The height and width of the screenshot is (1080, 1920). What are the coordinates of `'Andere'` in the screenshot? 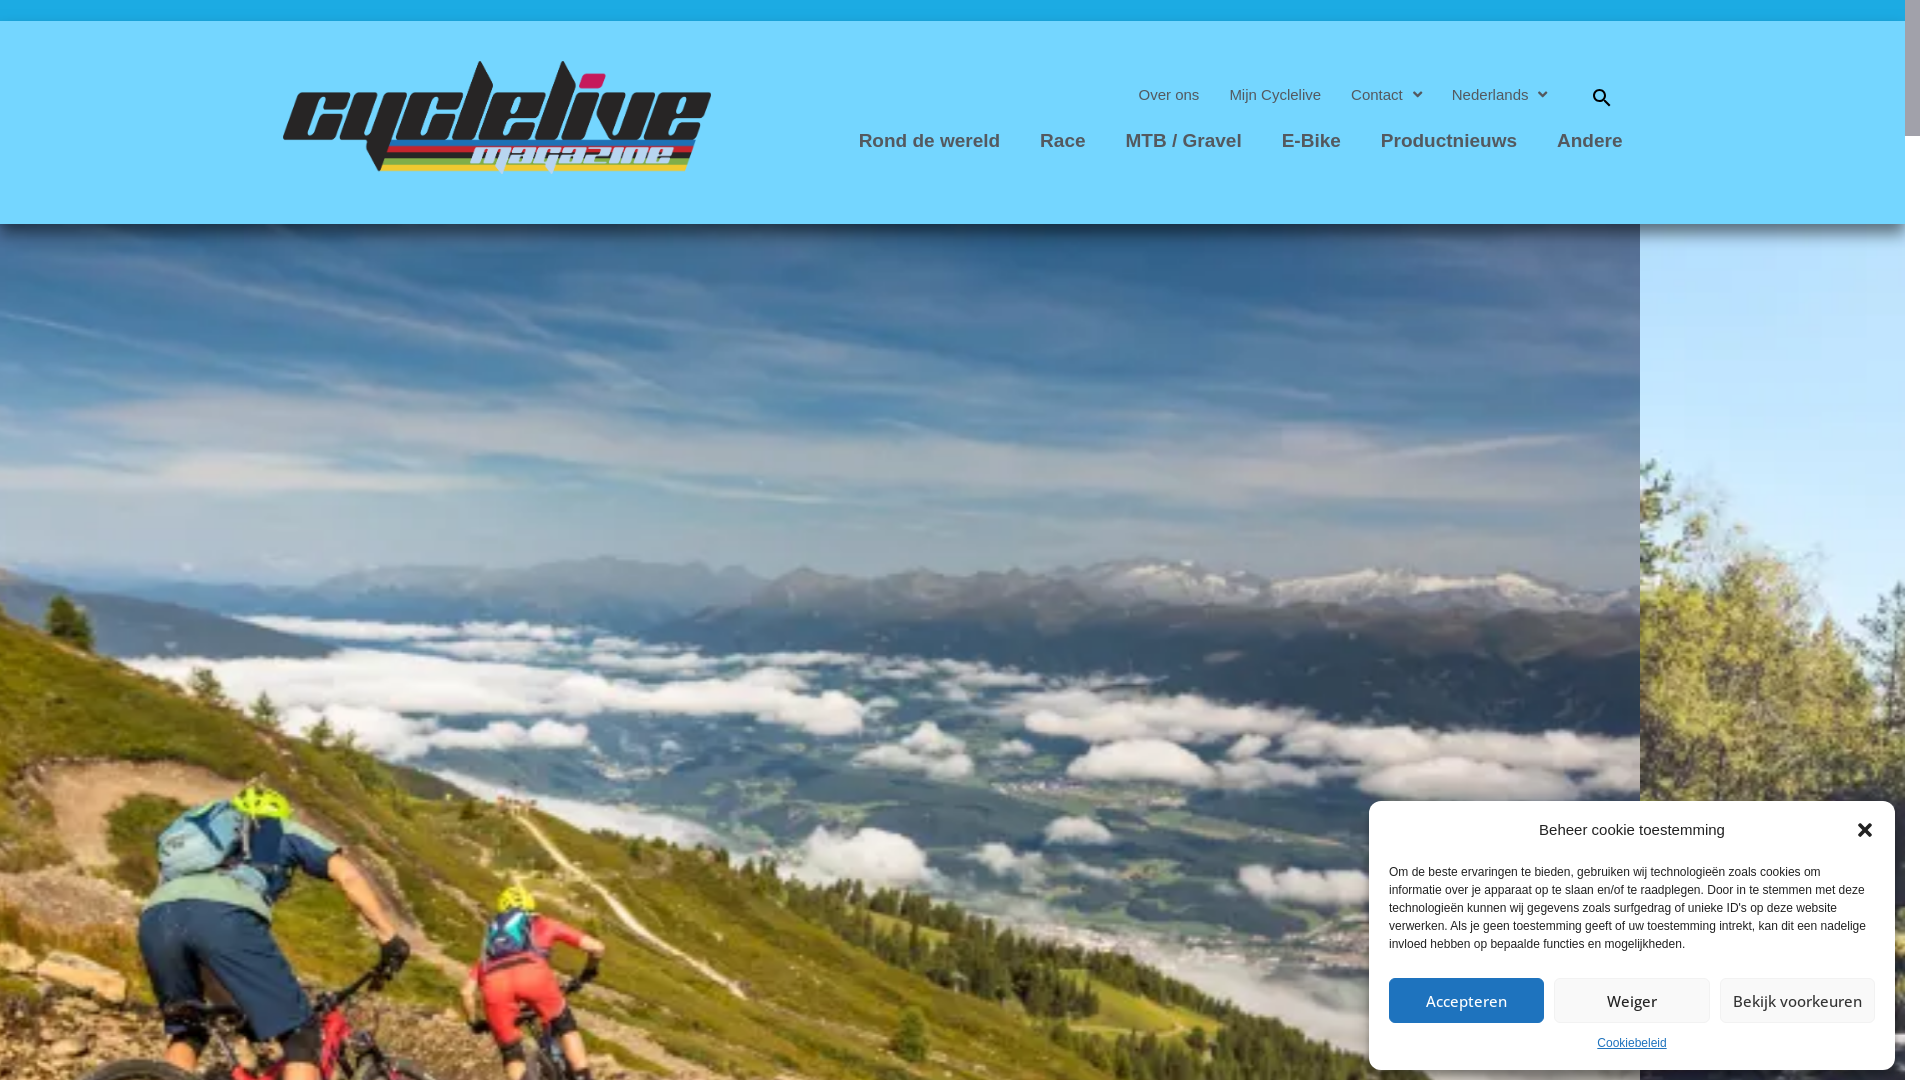 It's located at (1540, 140).